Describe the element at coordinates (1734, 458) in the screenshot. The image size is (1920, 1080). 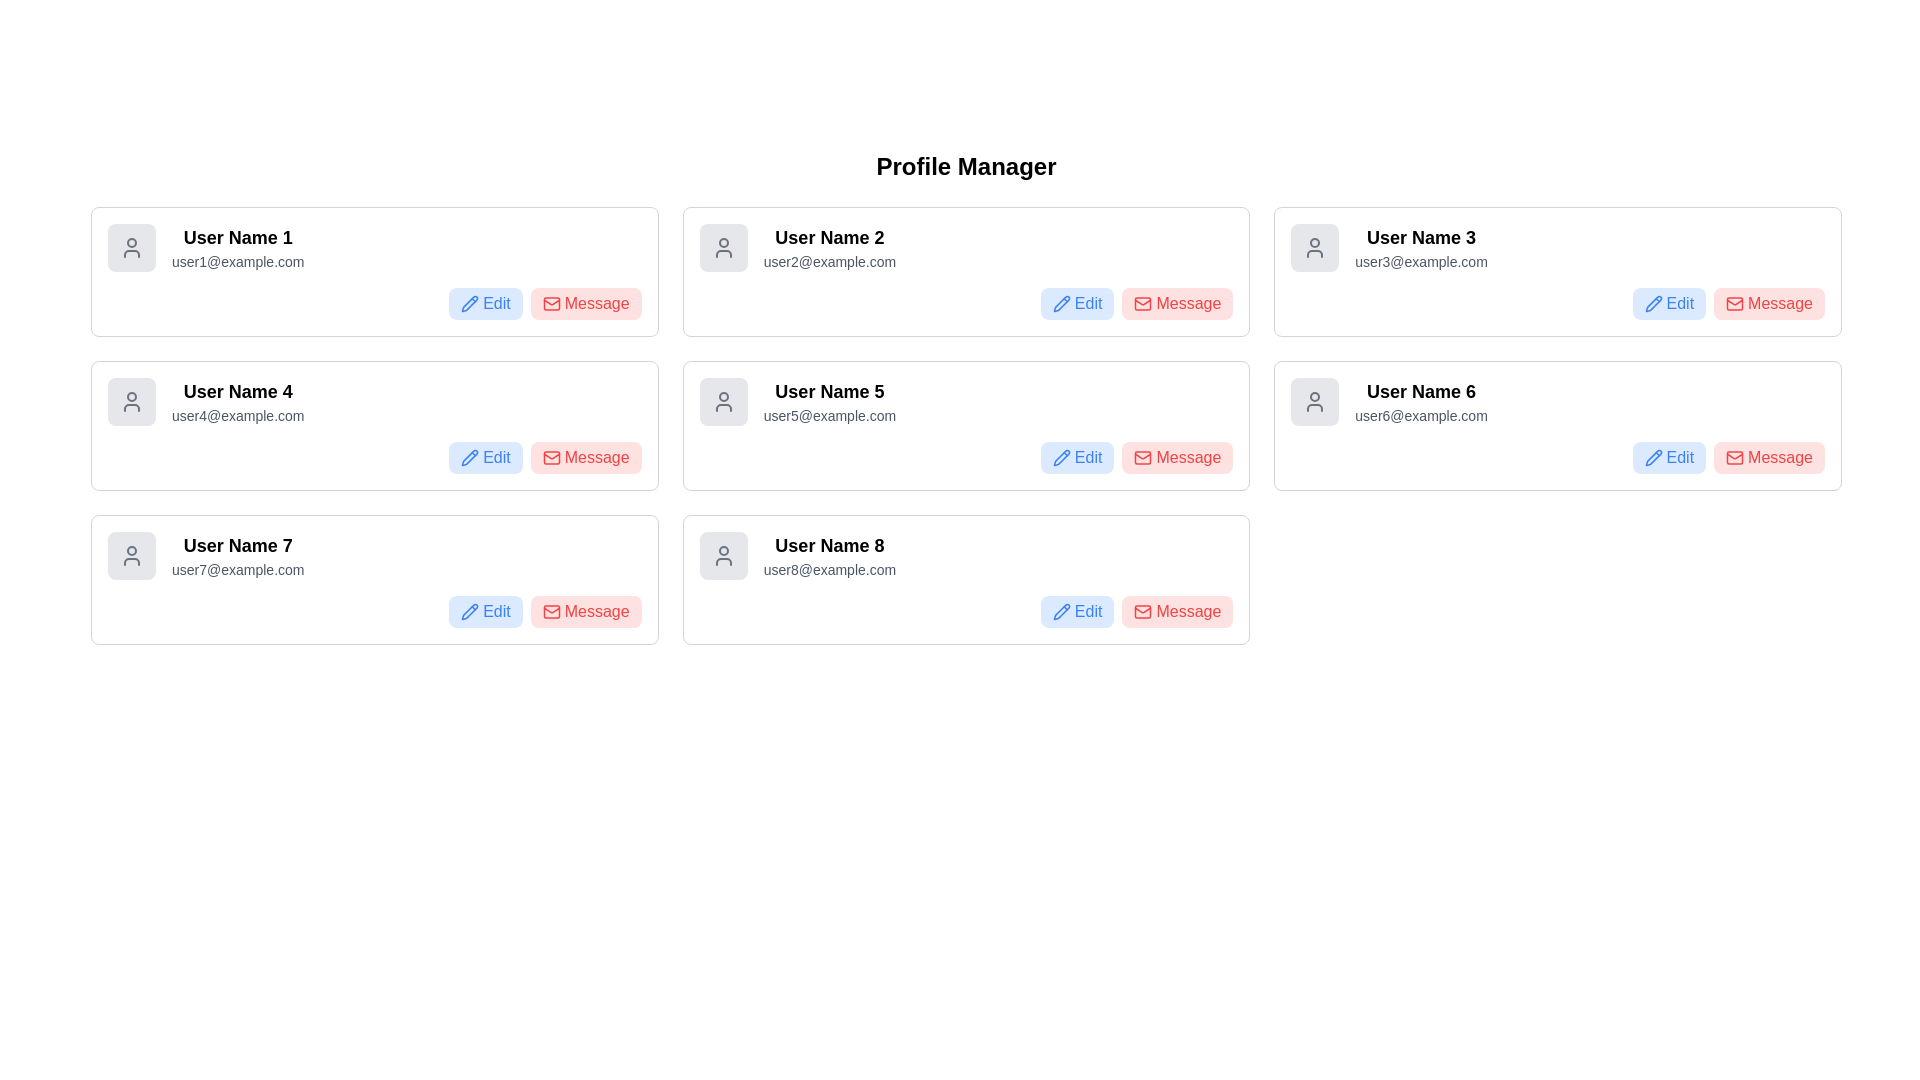
I see `the email envelope icon within the SVG that is part of the 'Message' button located at the bottom-right of the user information card` at that location.